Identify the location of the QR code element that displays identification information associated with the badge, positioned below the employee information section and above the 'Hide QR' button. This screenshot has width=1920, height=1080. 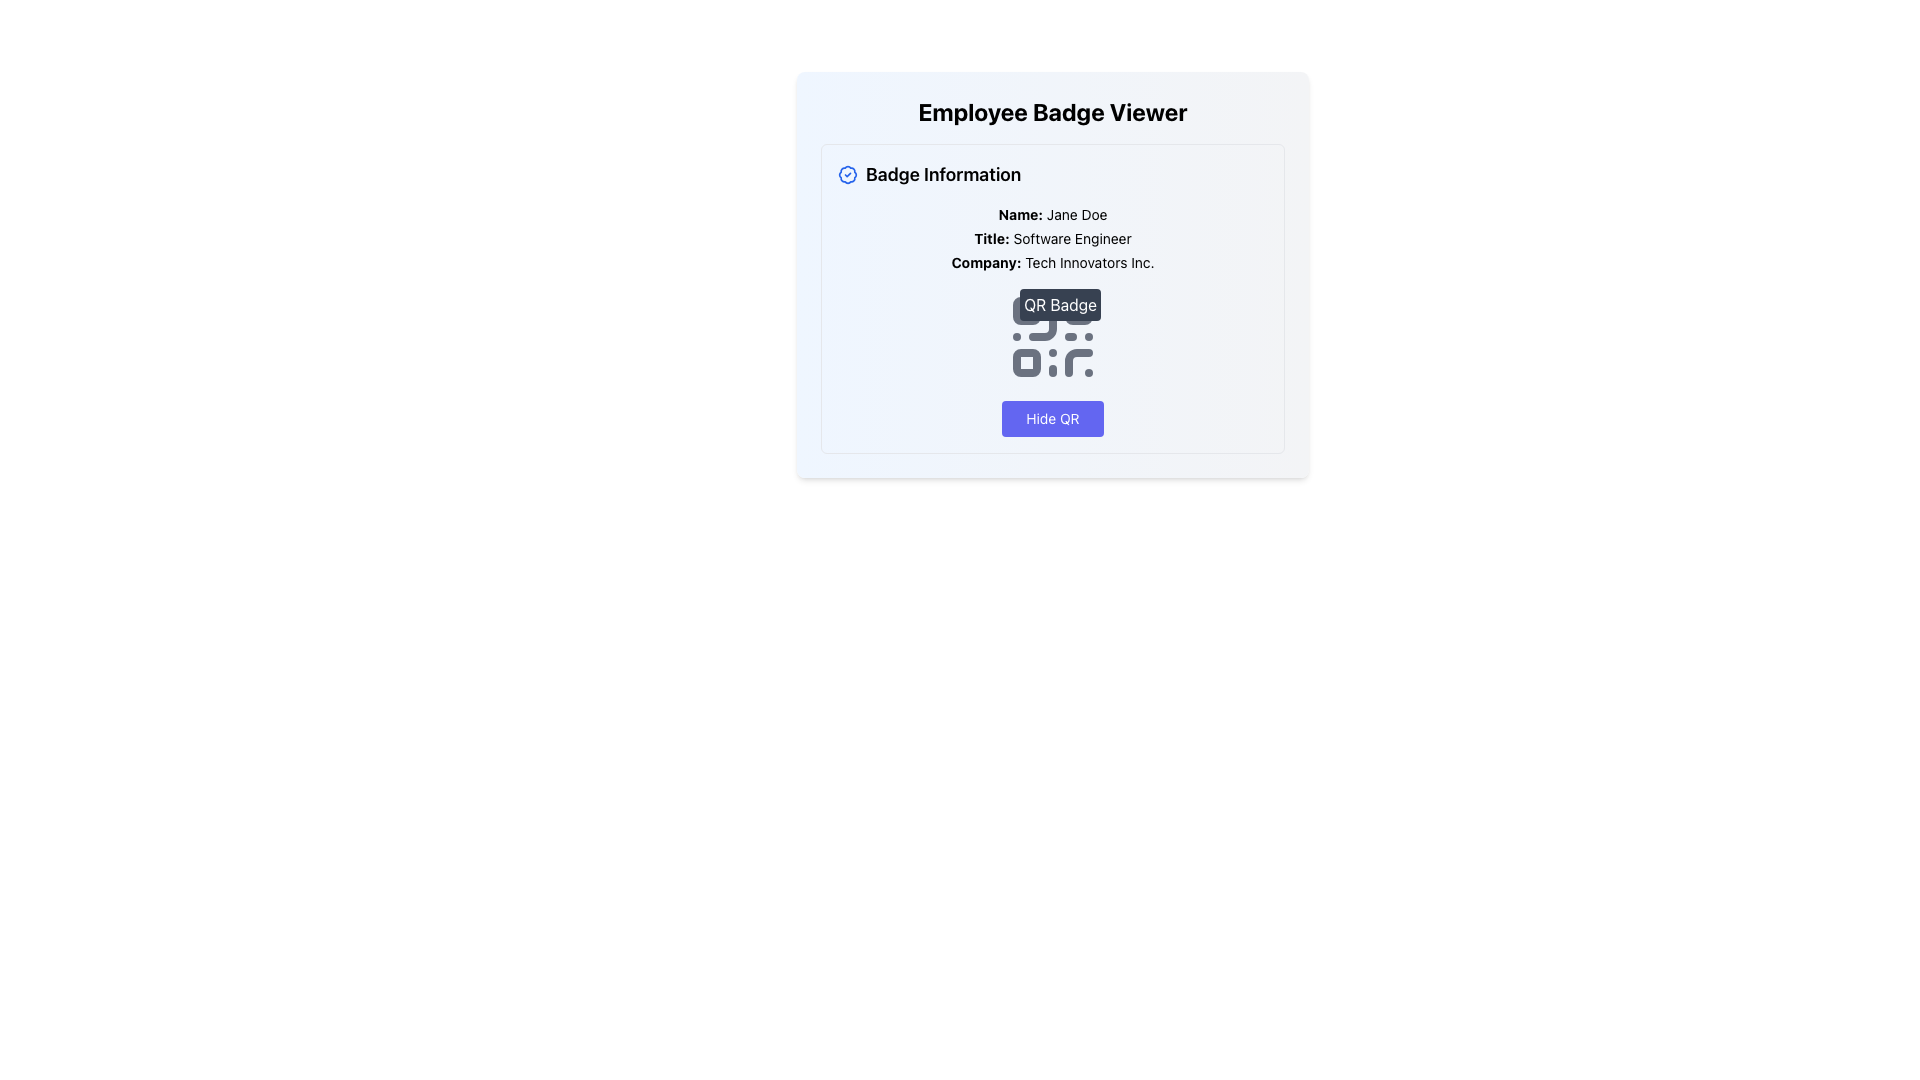
(1051, 335).